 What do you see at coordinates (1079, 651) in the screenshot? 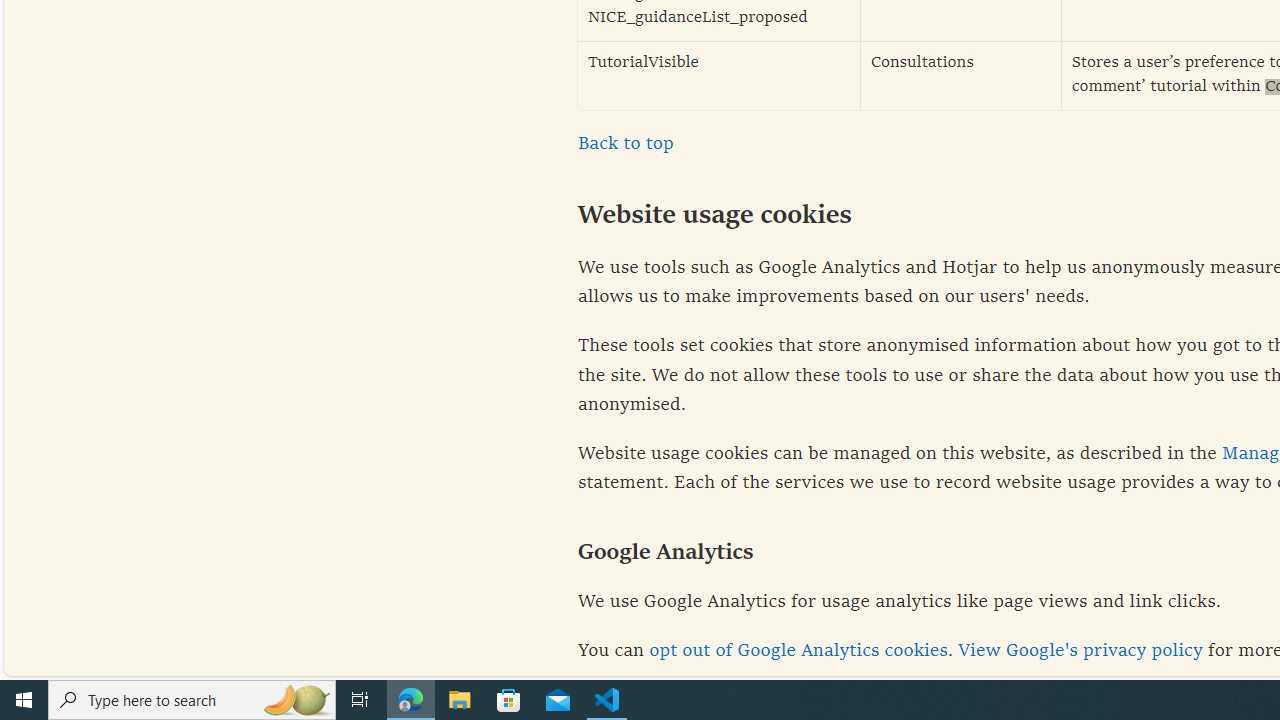
I see `'View Google'` at bounding box center [1079, 651].